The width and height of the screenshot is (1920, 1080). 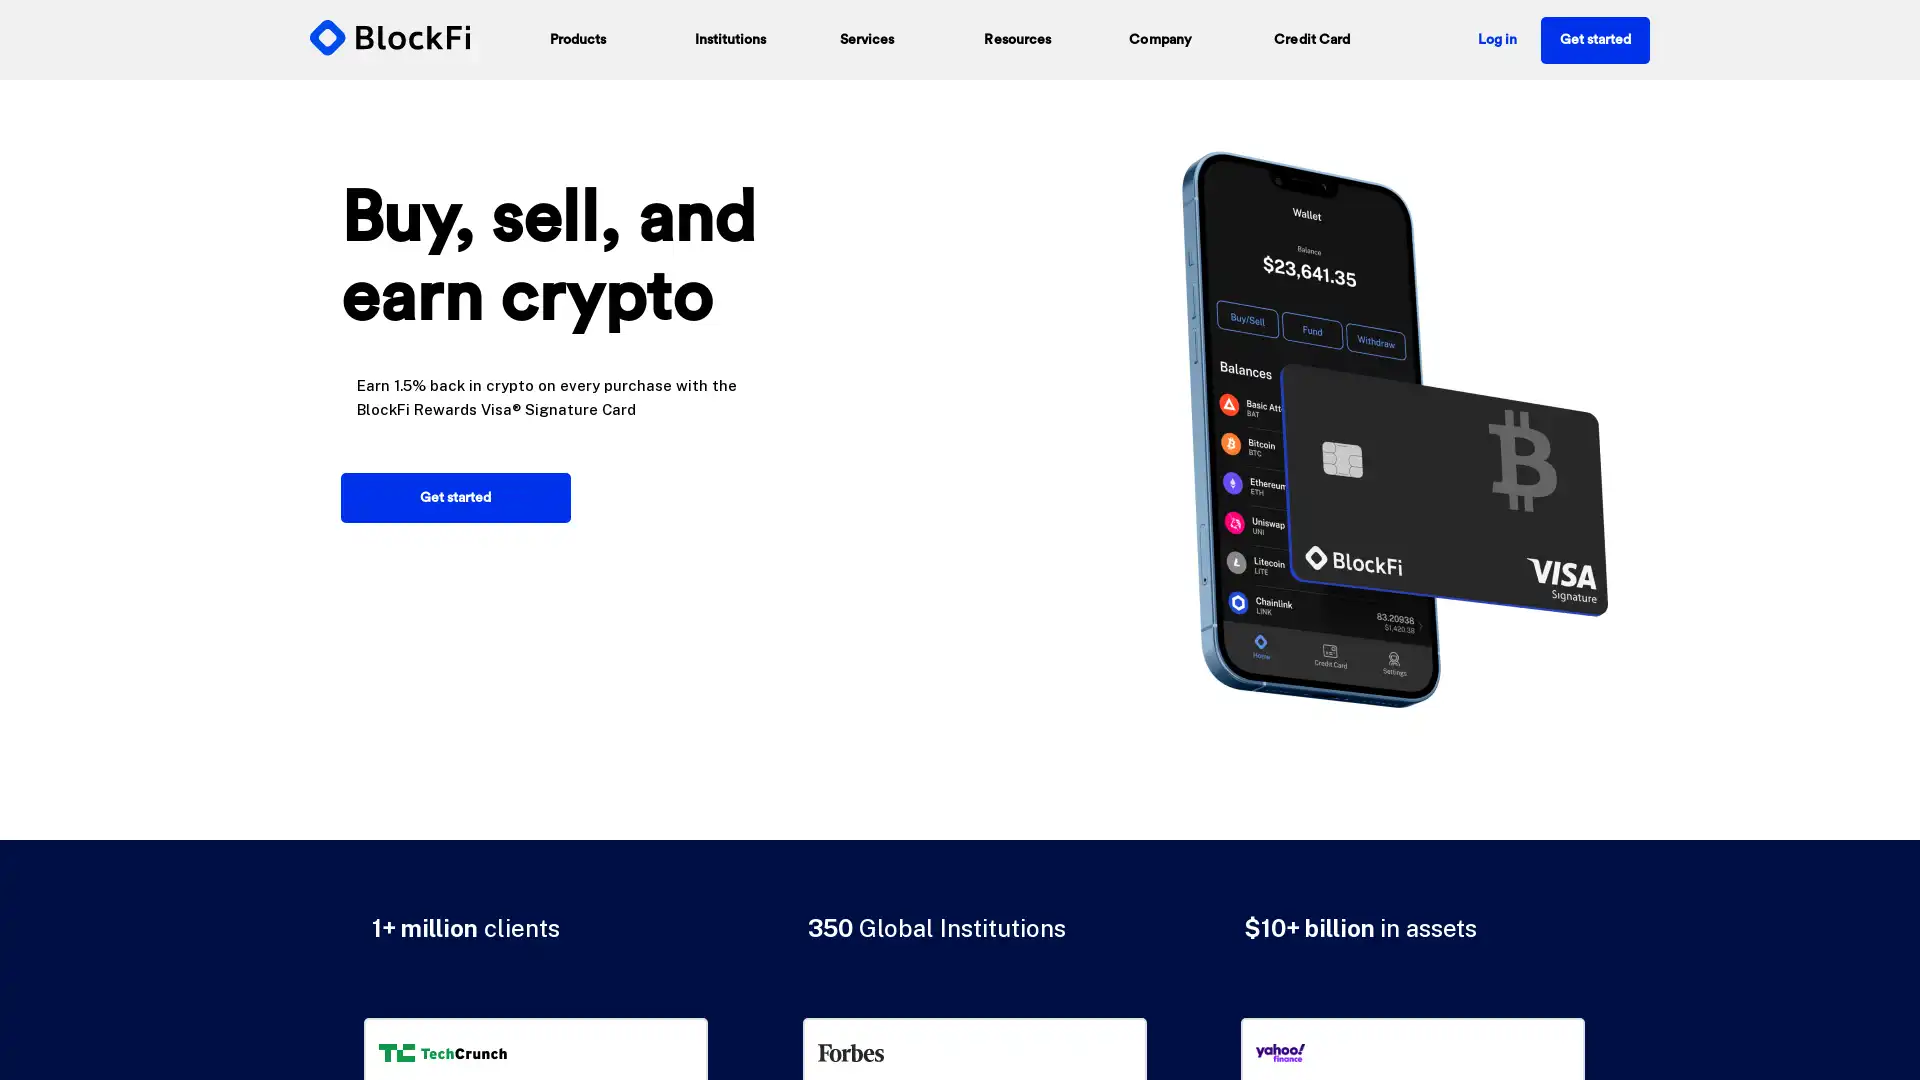 I want to click on Join BlockFi, so click(x=960, y=394).